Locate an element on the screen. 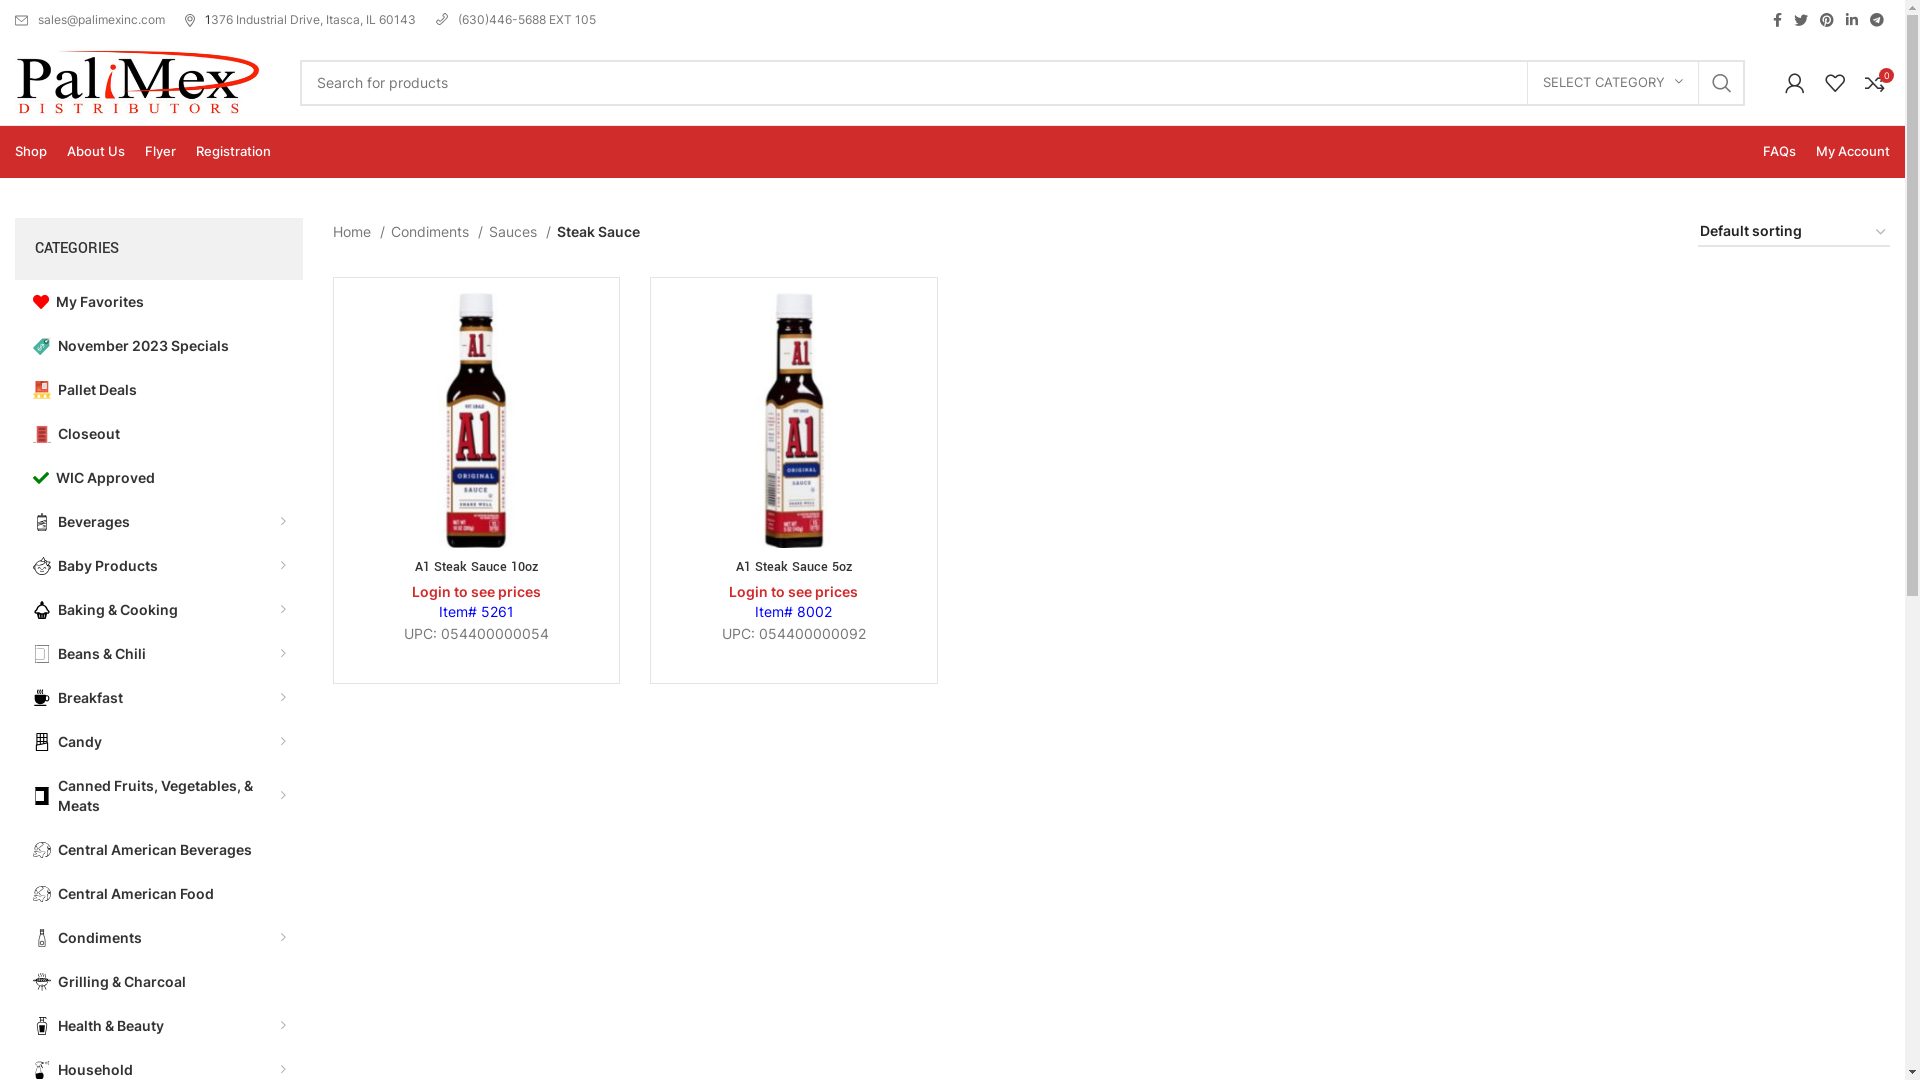 The image size is (1920, 1080). 'Breakfast' is located at coordinates (157, 697).